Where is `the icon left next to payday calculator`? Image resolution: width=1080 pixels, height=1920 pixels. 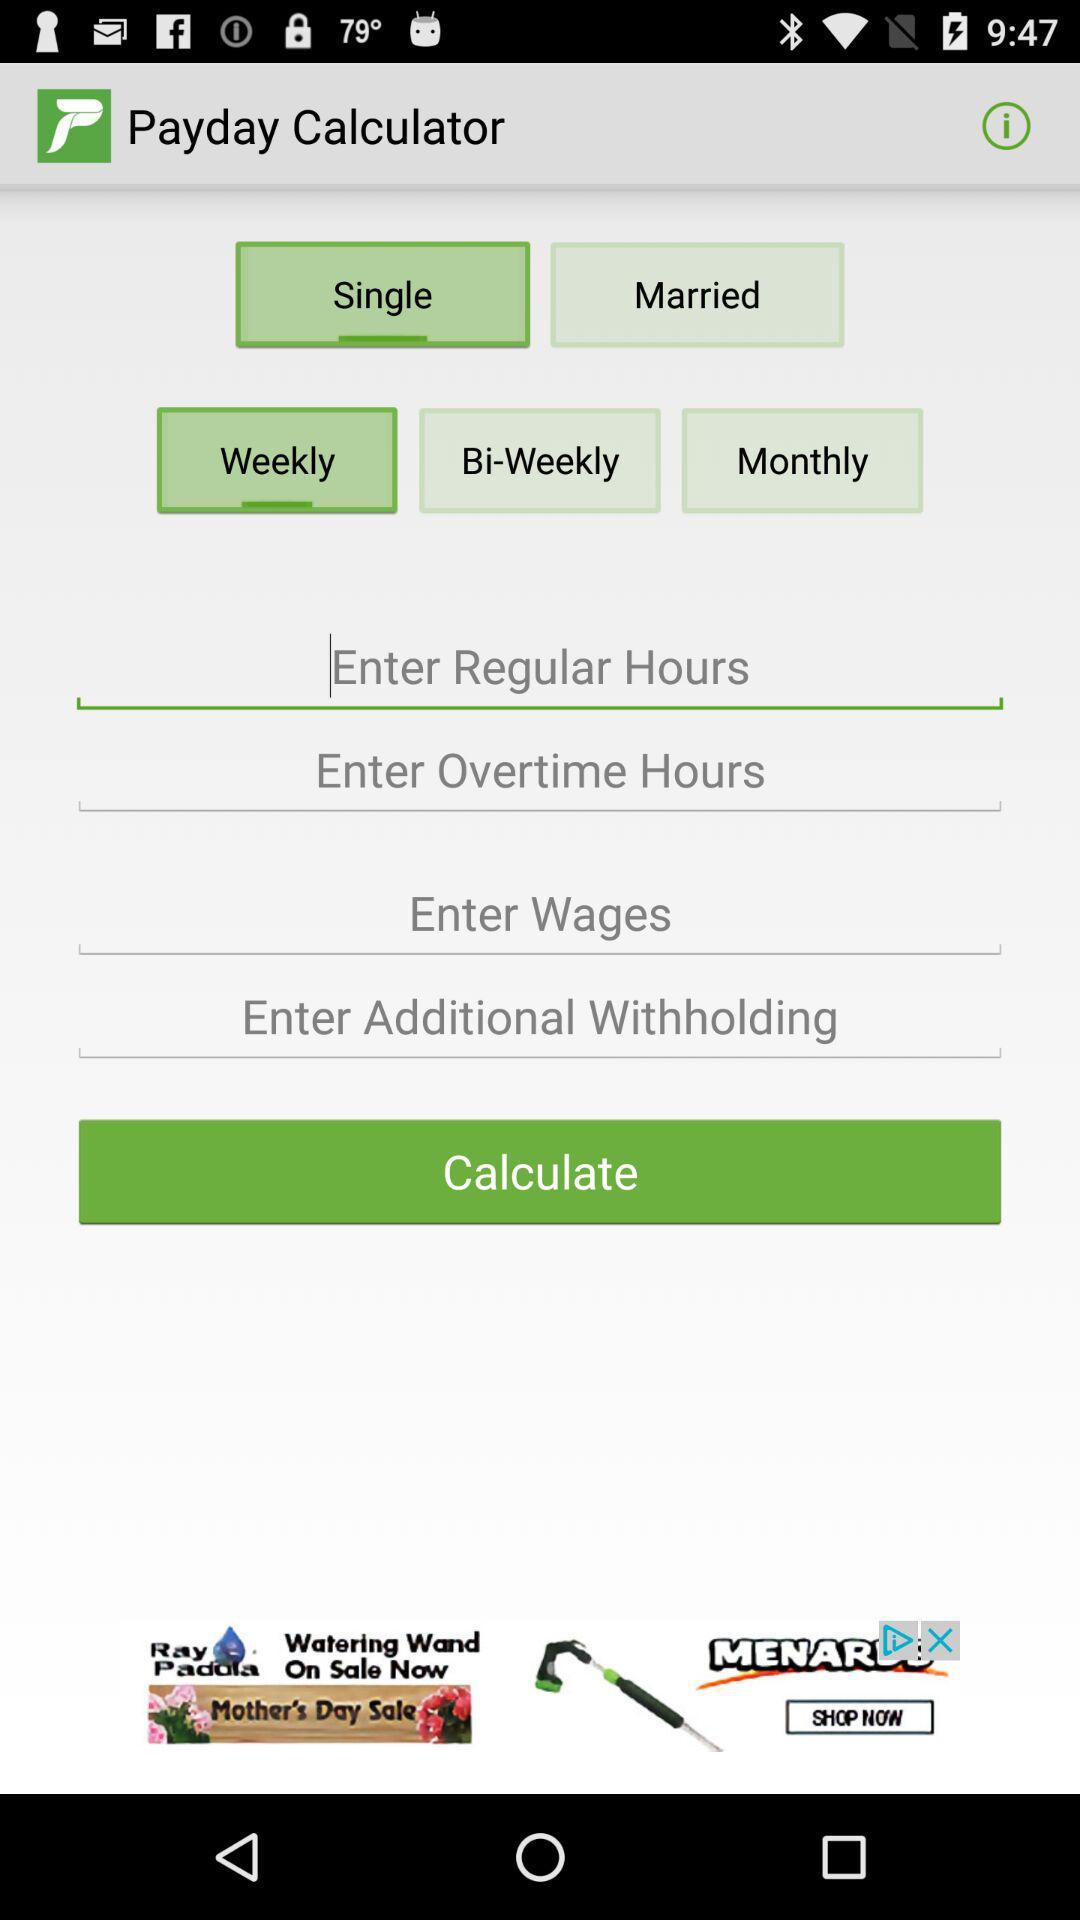
the icon left next to payday calculator is located at coordinates (72, 124).